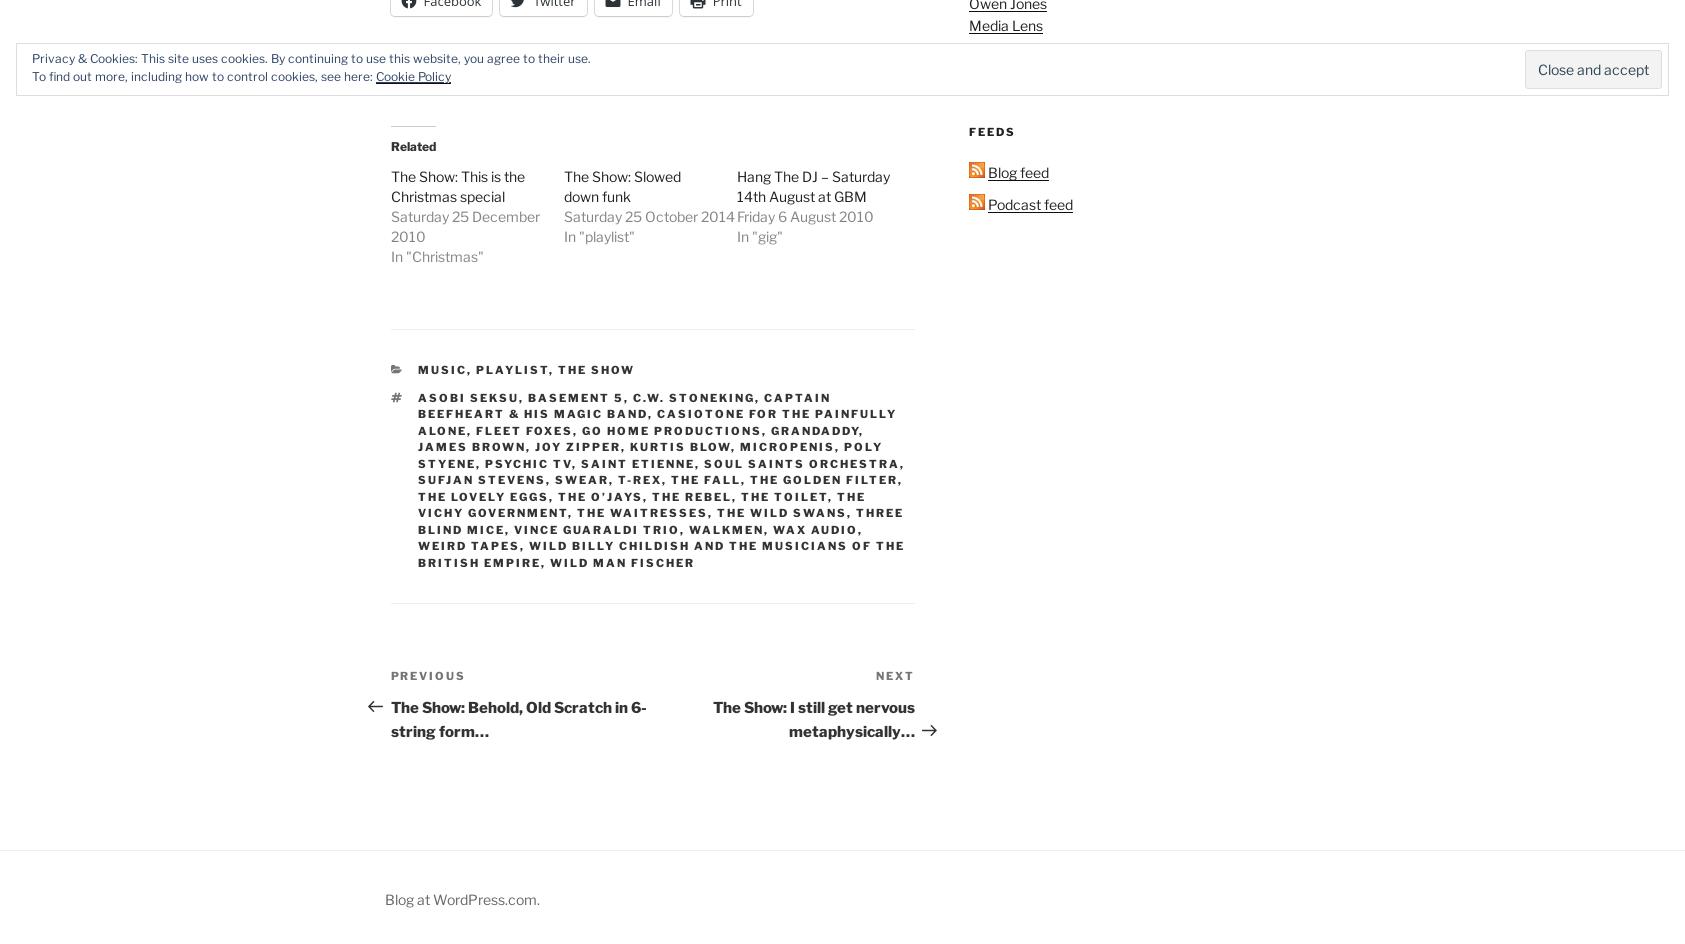  What do you see at coordinates (467, 397) in the screenshot?
I see `'Asobi Seksu'` at bounding box center [467, 397].